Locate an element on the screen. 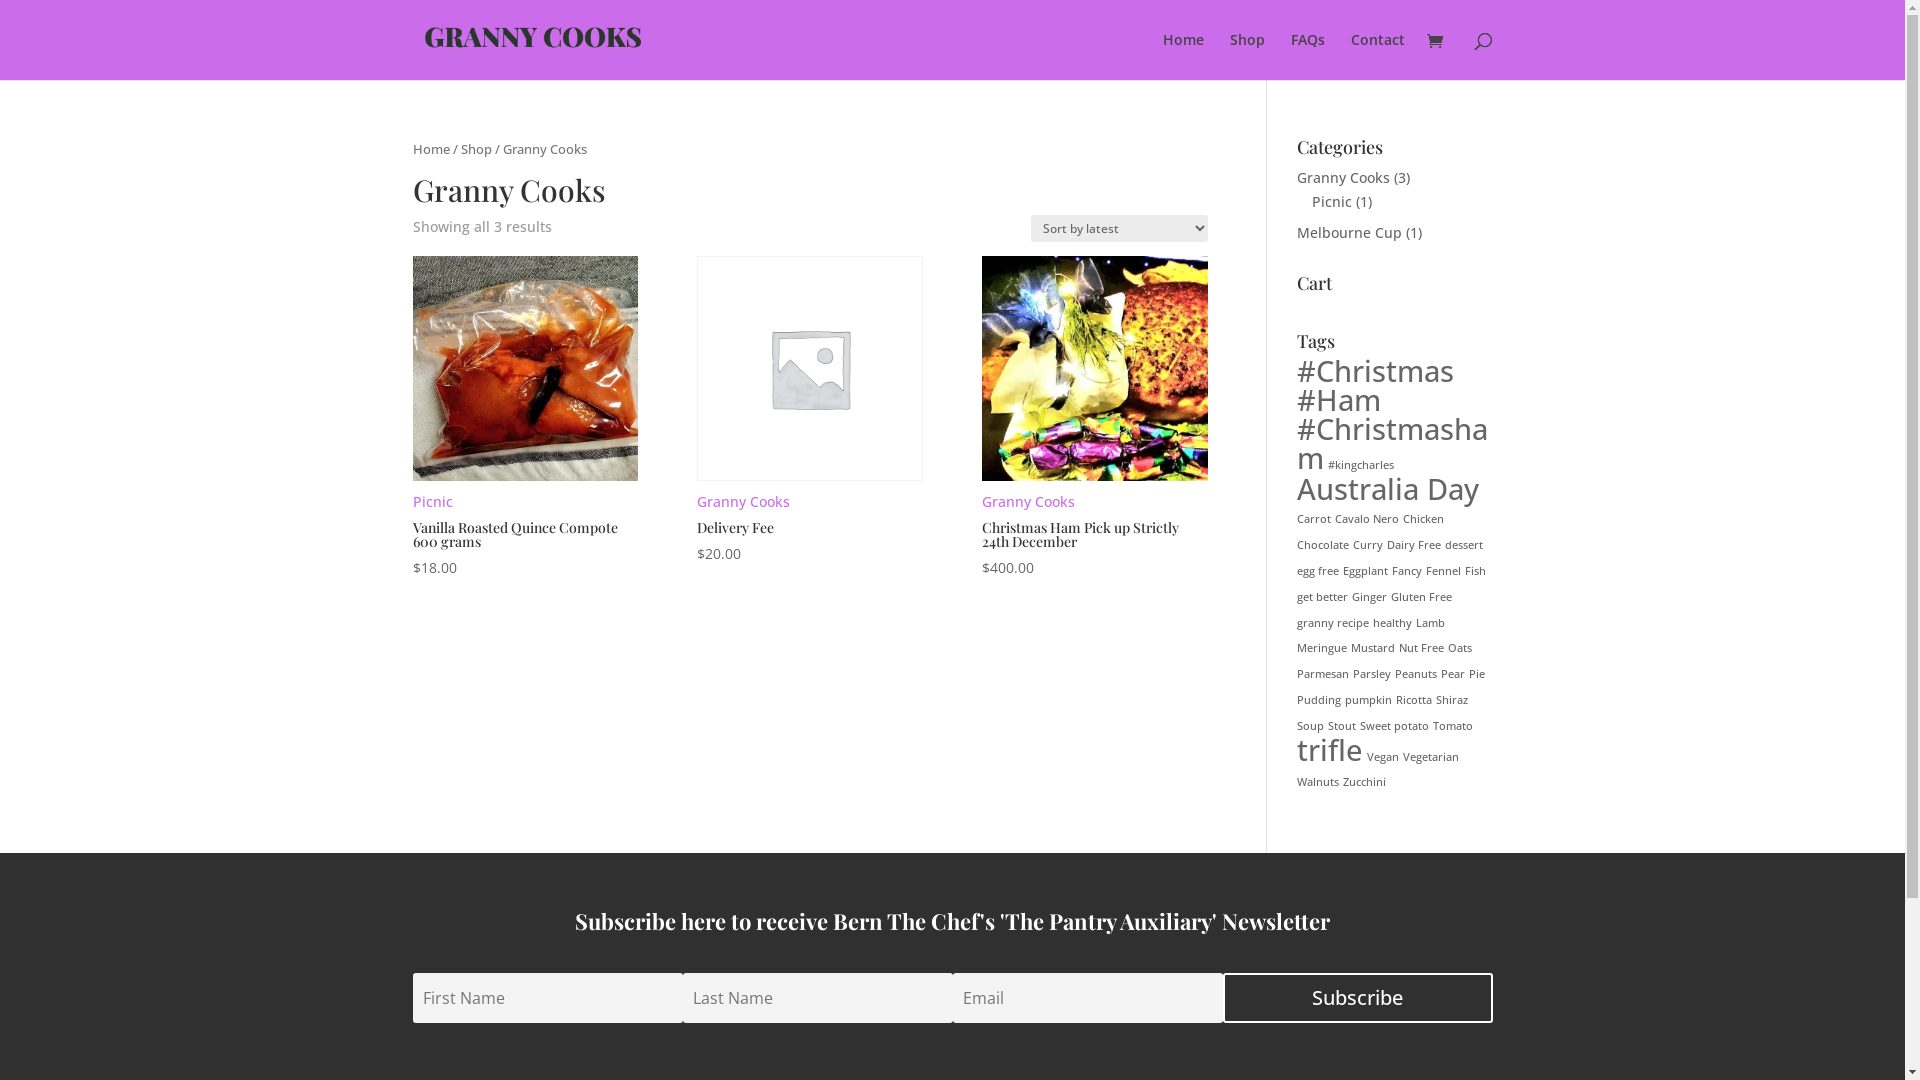 This screenshot has width=1920, height=1080. 'Meringue' is located at coordinates (1321, 648).